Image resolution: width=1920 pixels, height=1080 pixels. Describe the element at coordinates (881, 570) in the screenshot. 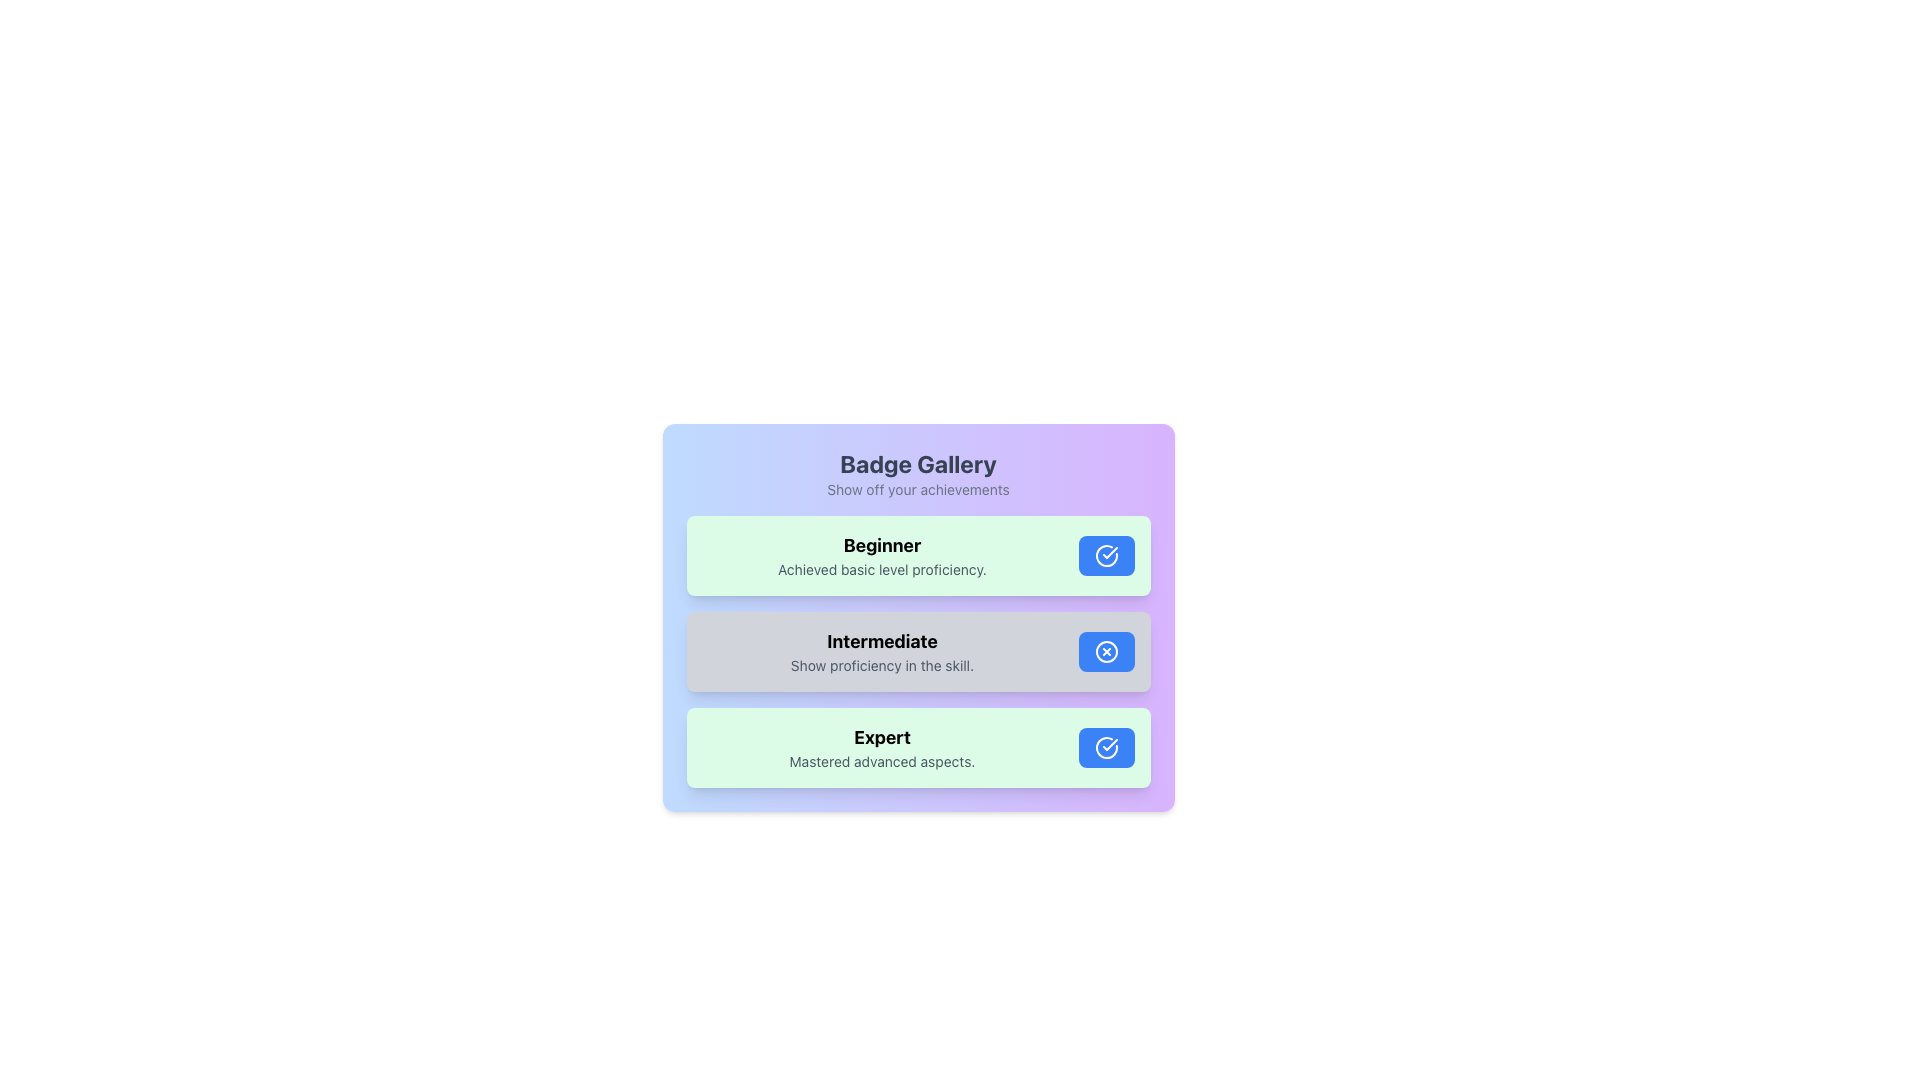

I see `the text label displaying 'Achieved basic level proficiency.' located below the 'Beginner' text in the 'Badge Gallery'` at that location.